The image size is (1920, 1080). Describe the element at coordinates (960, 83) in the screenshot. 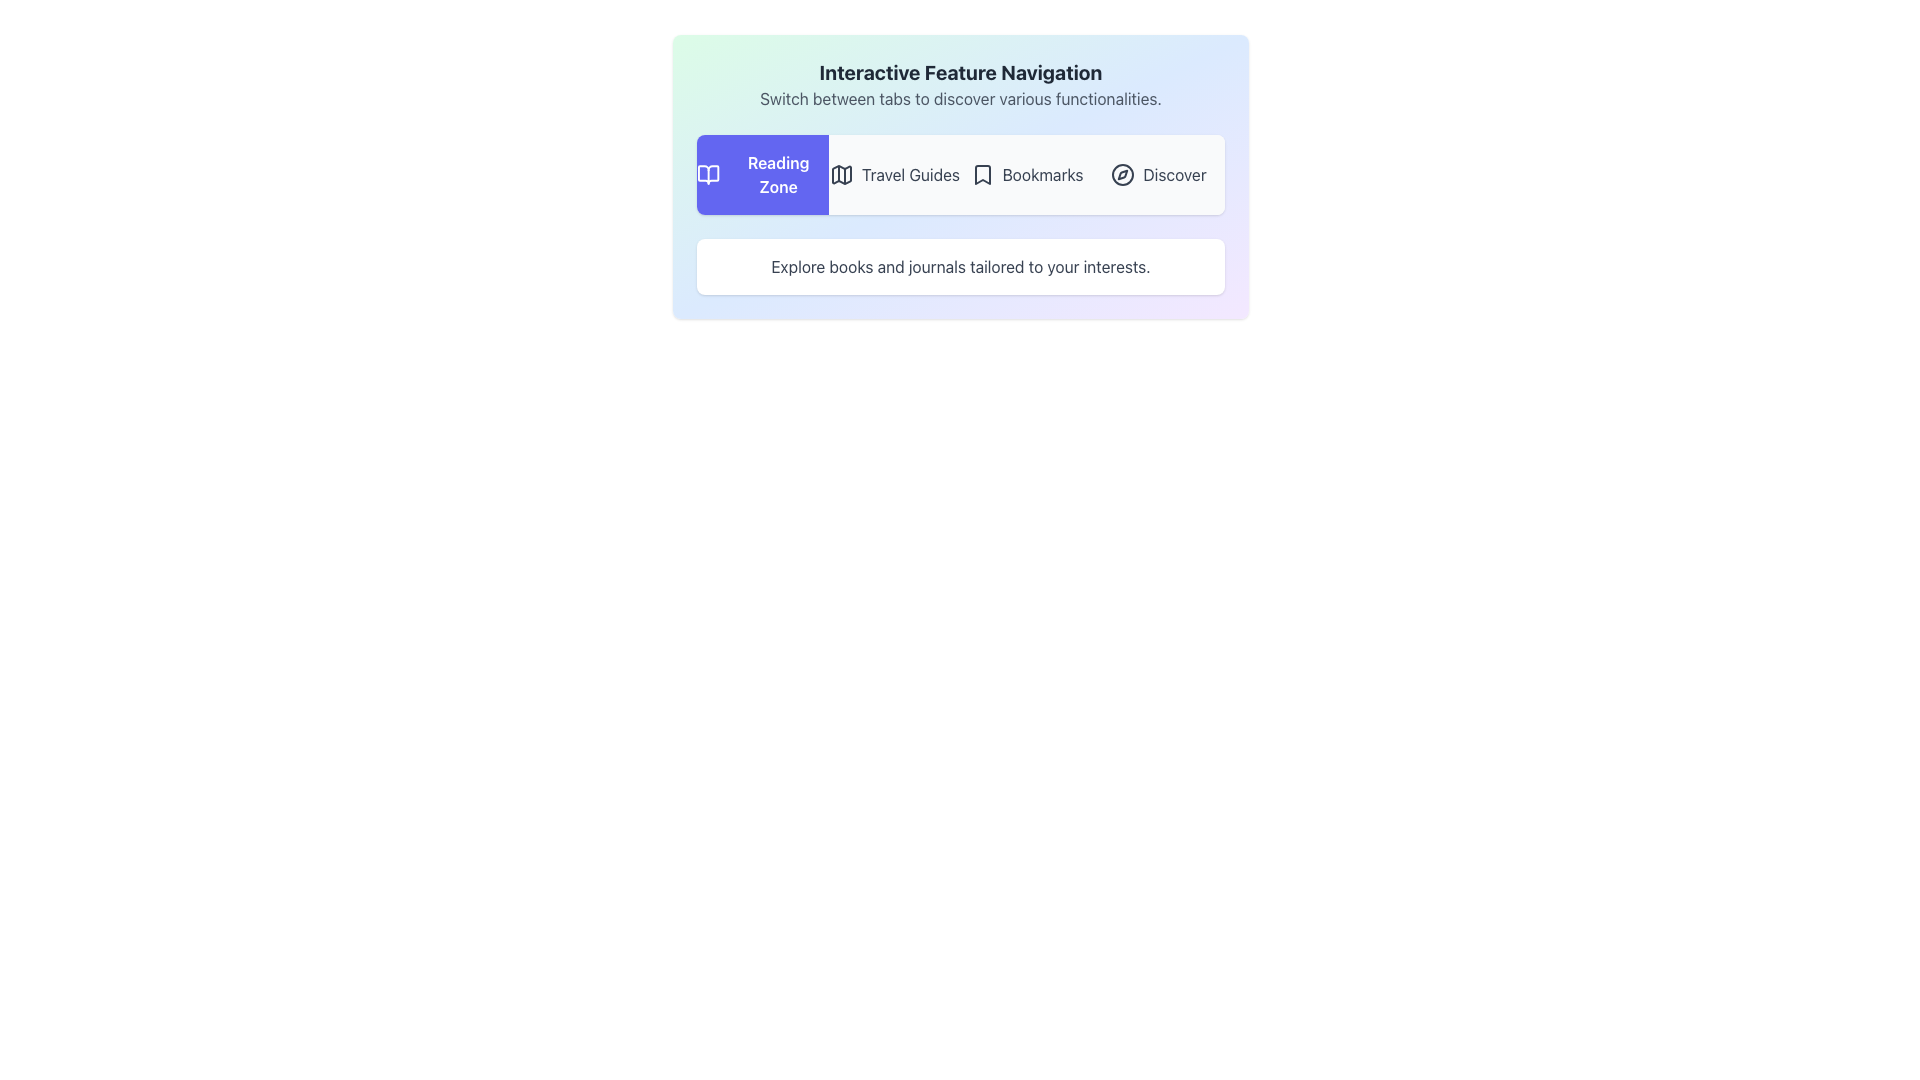

I see `text of the Textual Header with Subtext that says 'Interactive Feature Navigation' and its subtext 'Switch between tabs to discover various functionalities.'` at that location.